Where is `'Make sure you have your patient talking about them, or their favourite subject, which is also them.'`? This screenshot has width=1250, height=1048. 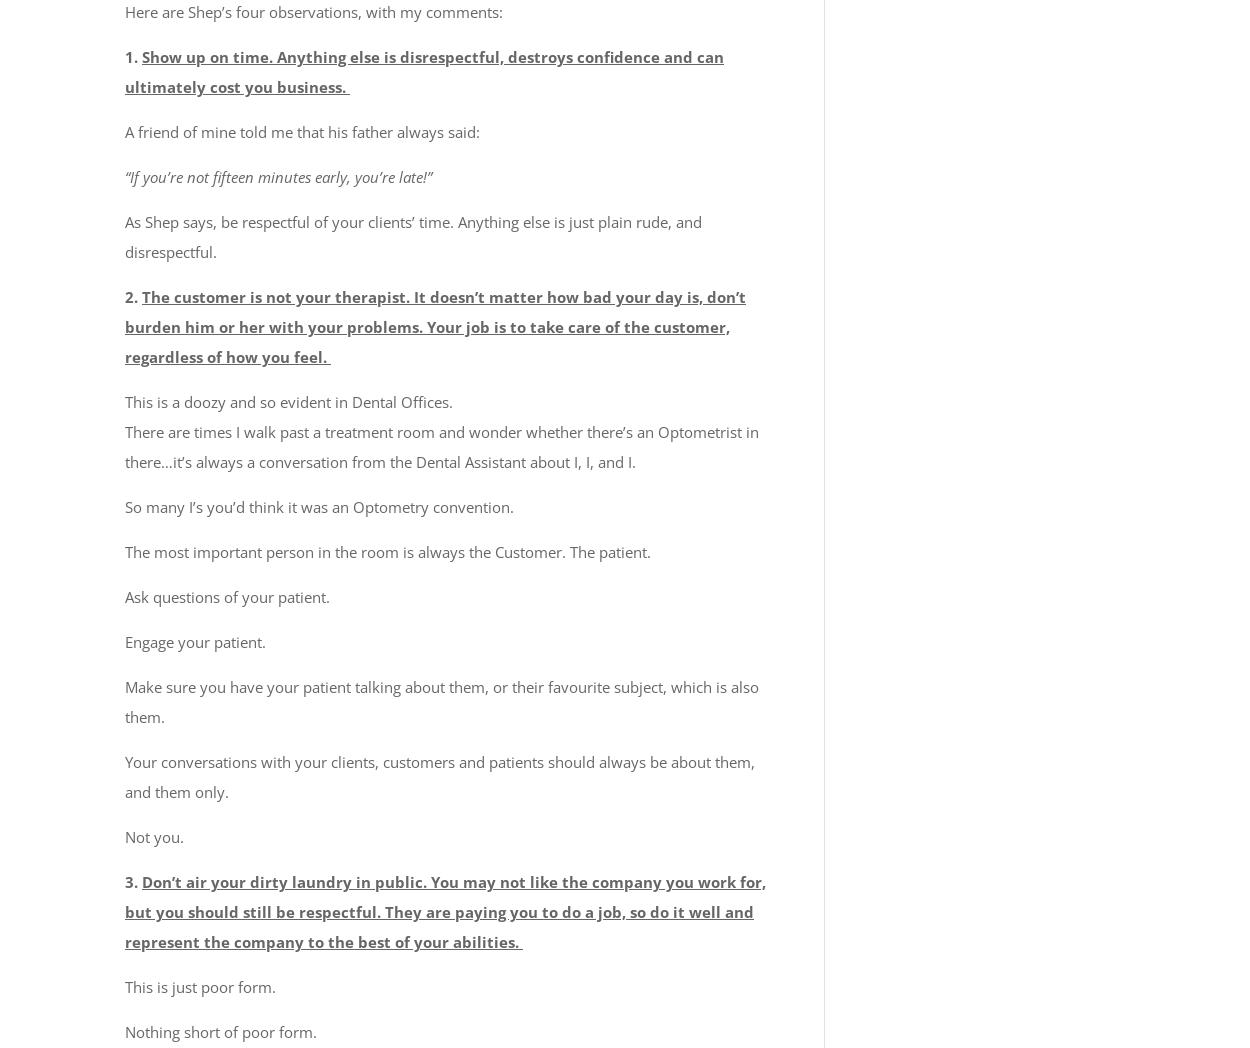 'Make sure you have your patient talking about them, or their favourite subject, which is also them.' is located at coordinates (441, 700).